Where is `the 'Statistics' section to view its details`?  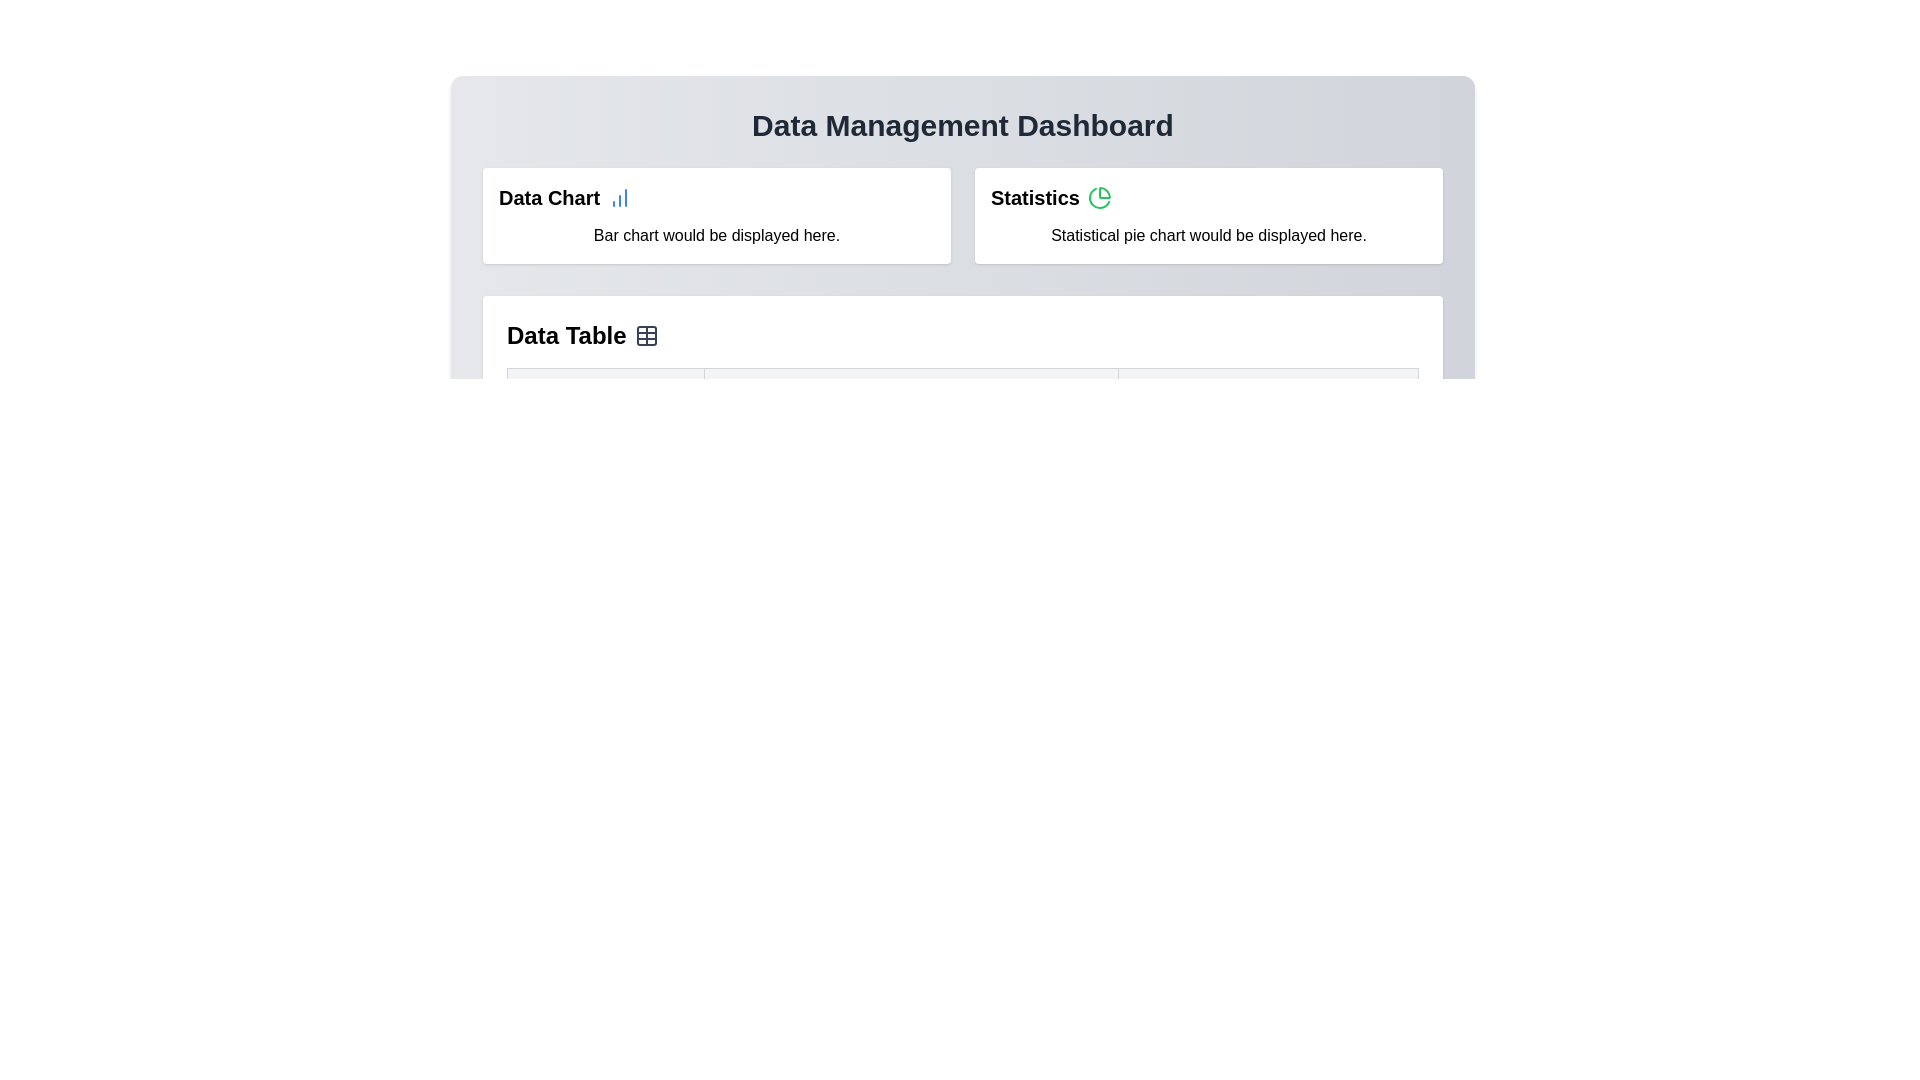
the 'Statistics' section to view its details is located at coordinates (1208, 216).